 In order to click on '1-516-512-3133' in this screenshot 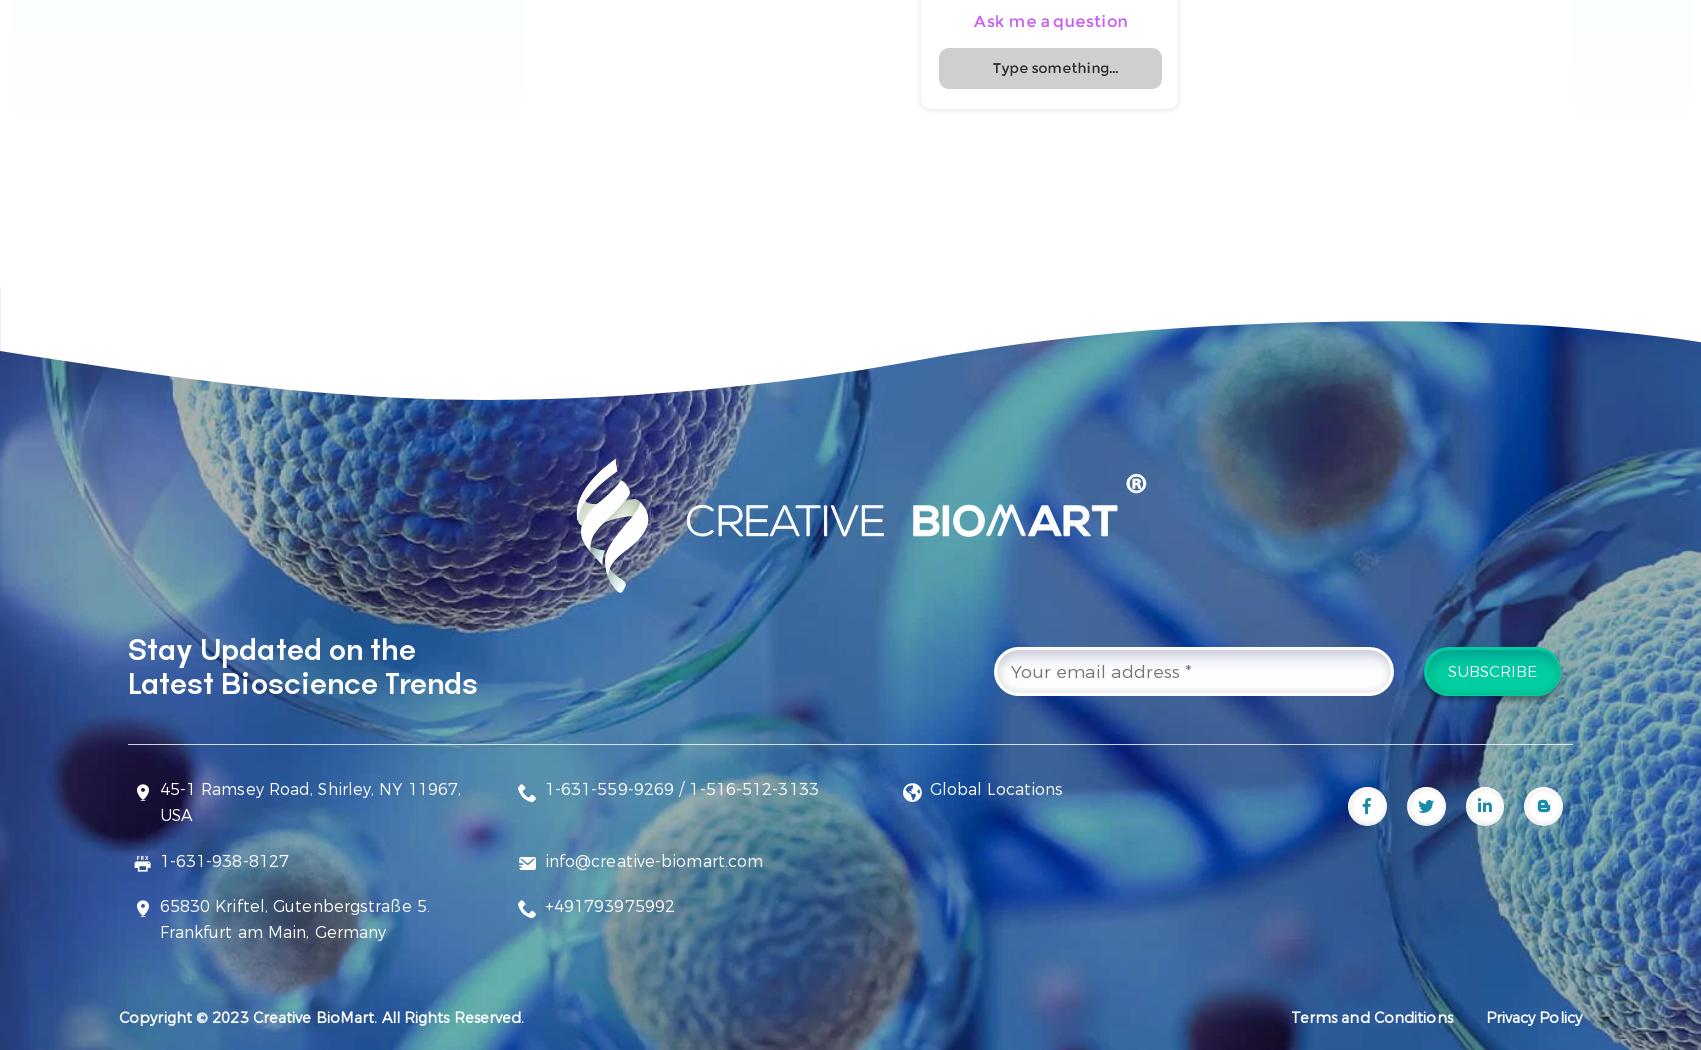, I will do `click(753, 788)`.